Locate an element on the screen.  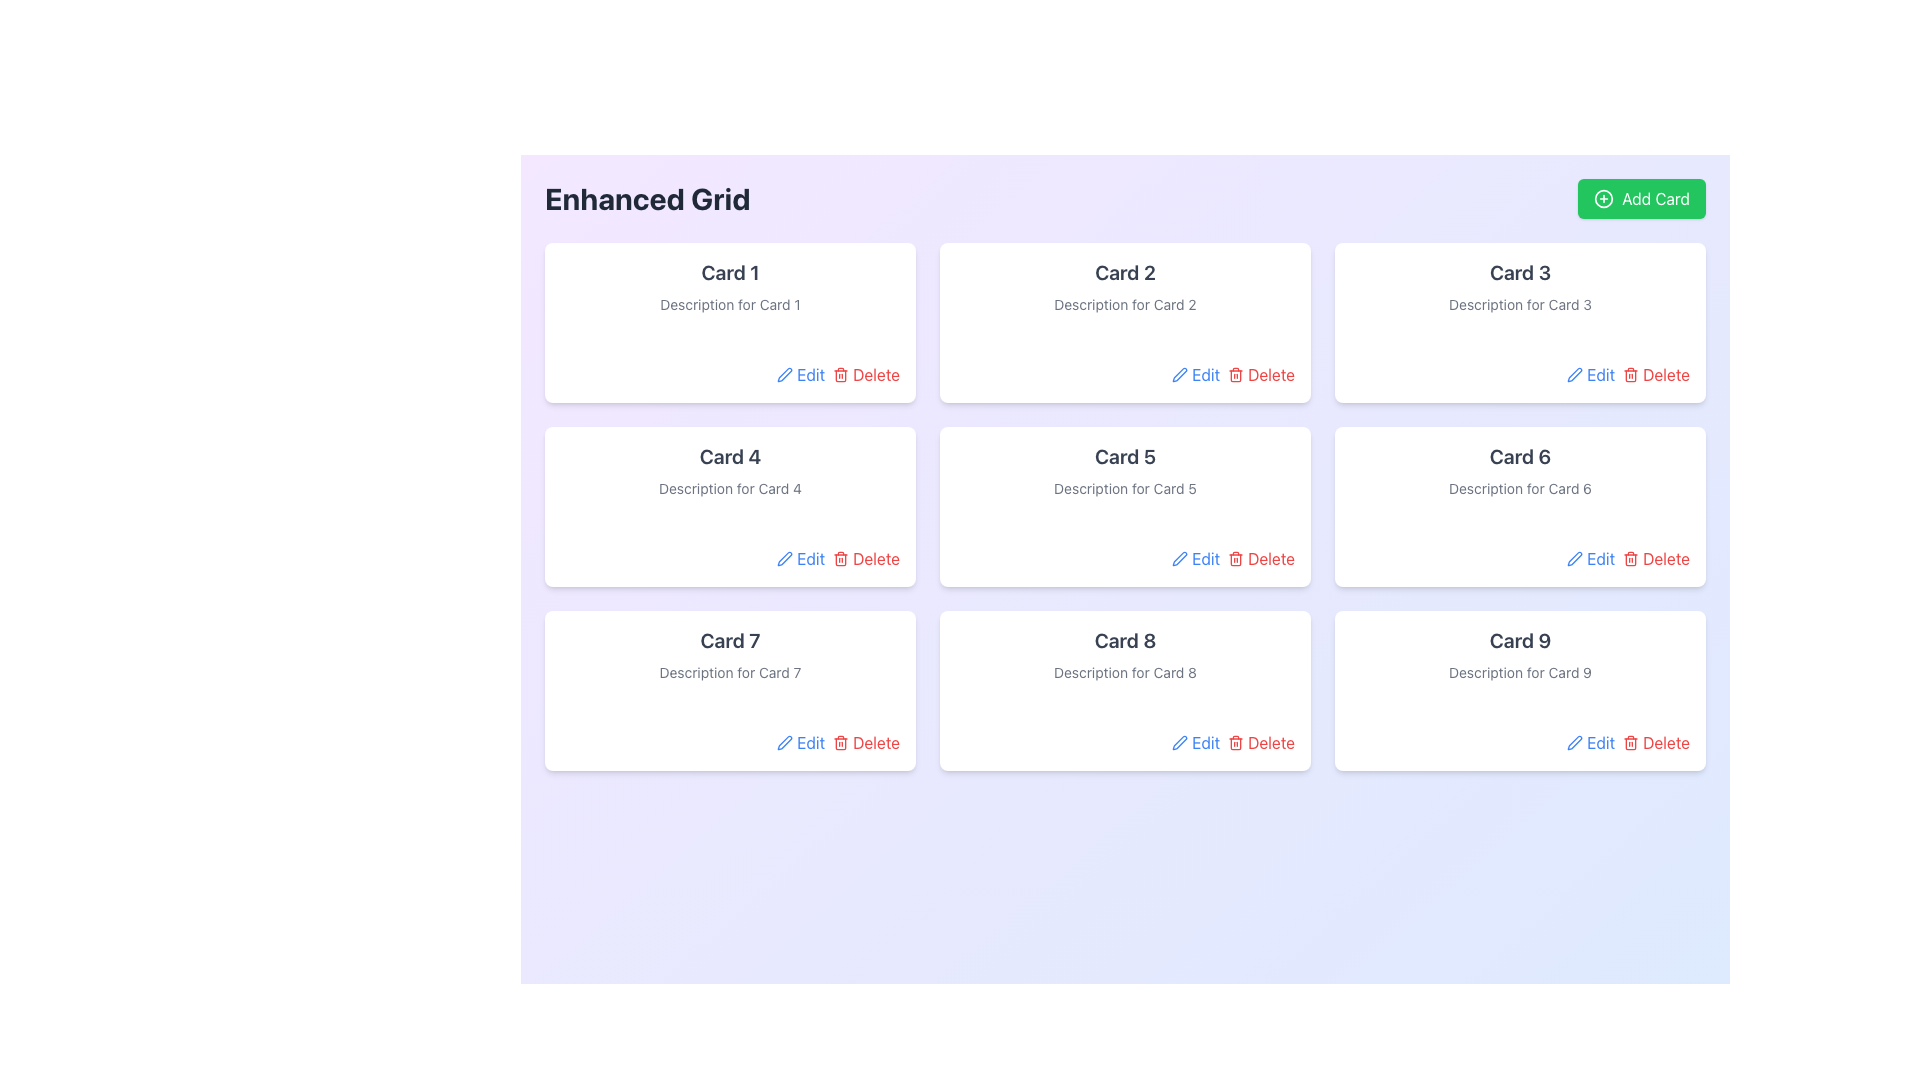
the text label 'Card 1' which is styled with a larger bold font and dark gray color, located at the top of the first card in the grid layout is located at coordinates (729, 273).